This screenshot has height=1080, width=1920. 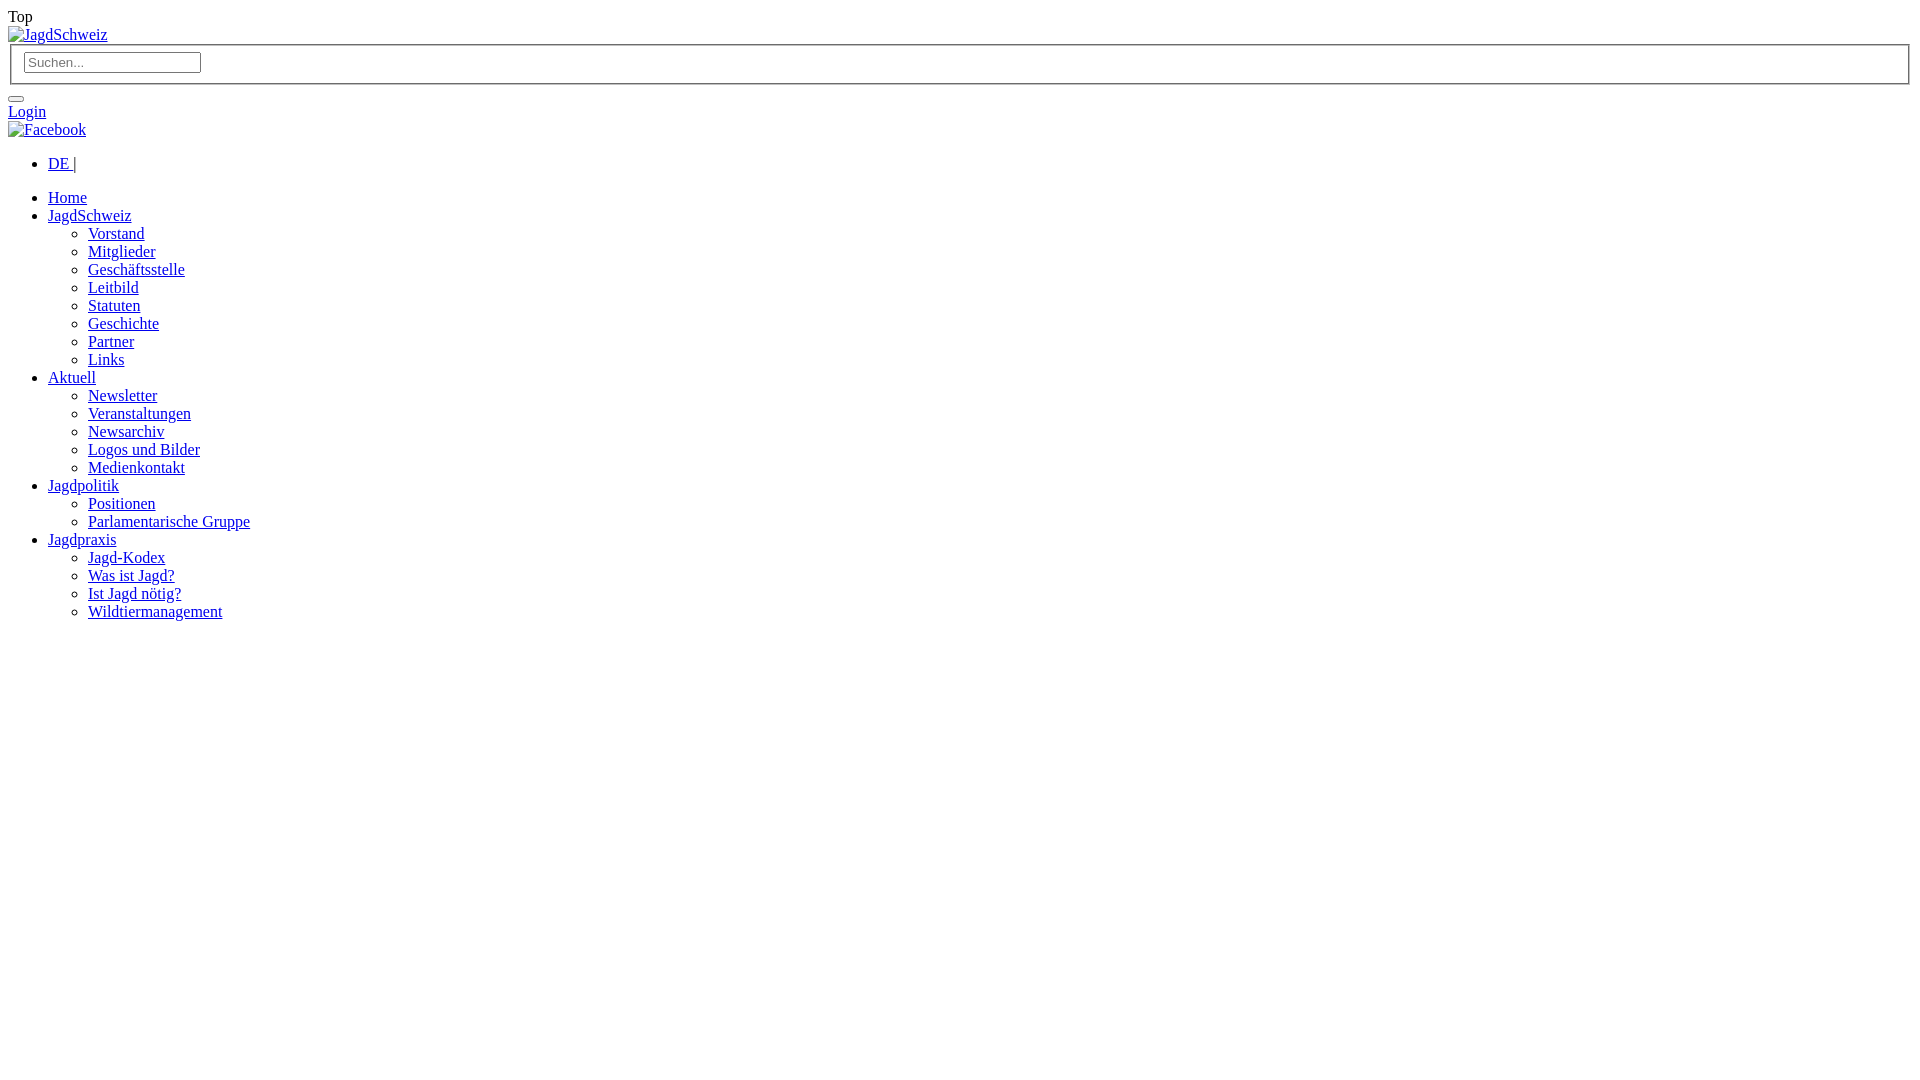 I want to click on 'Aktuell', so click(x=72, y=377).